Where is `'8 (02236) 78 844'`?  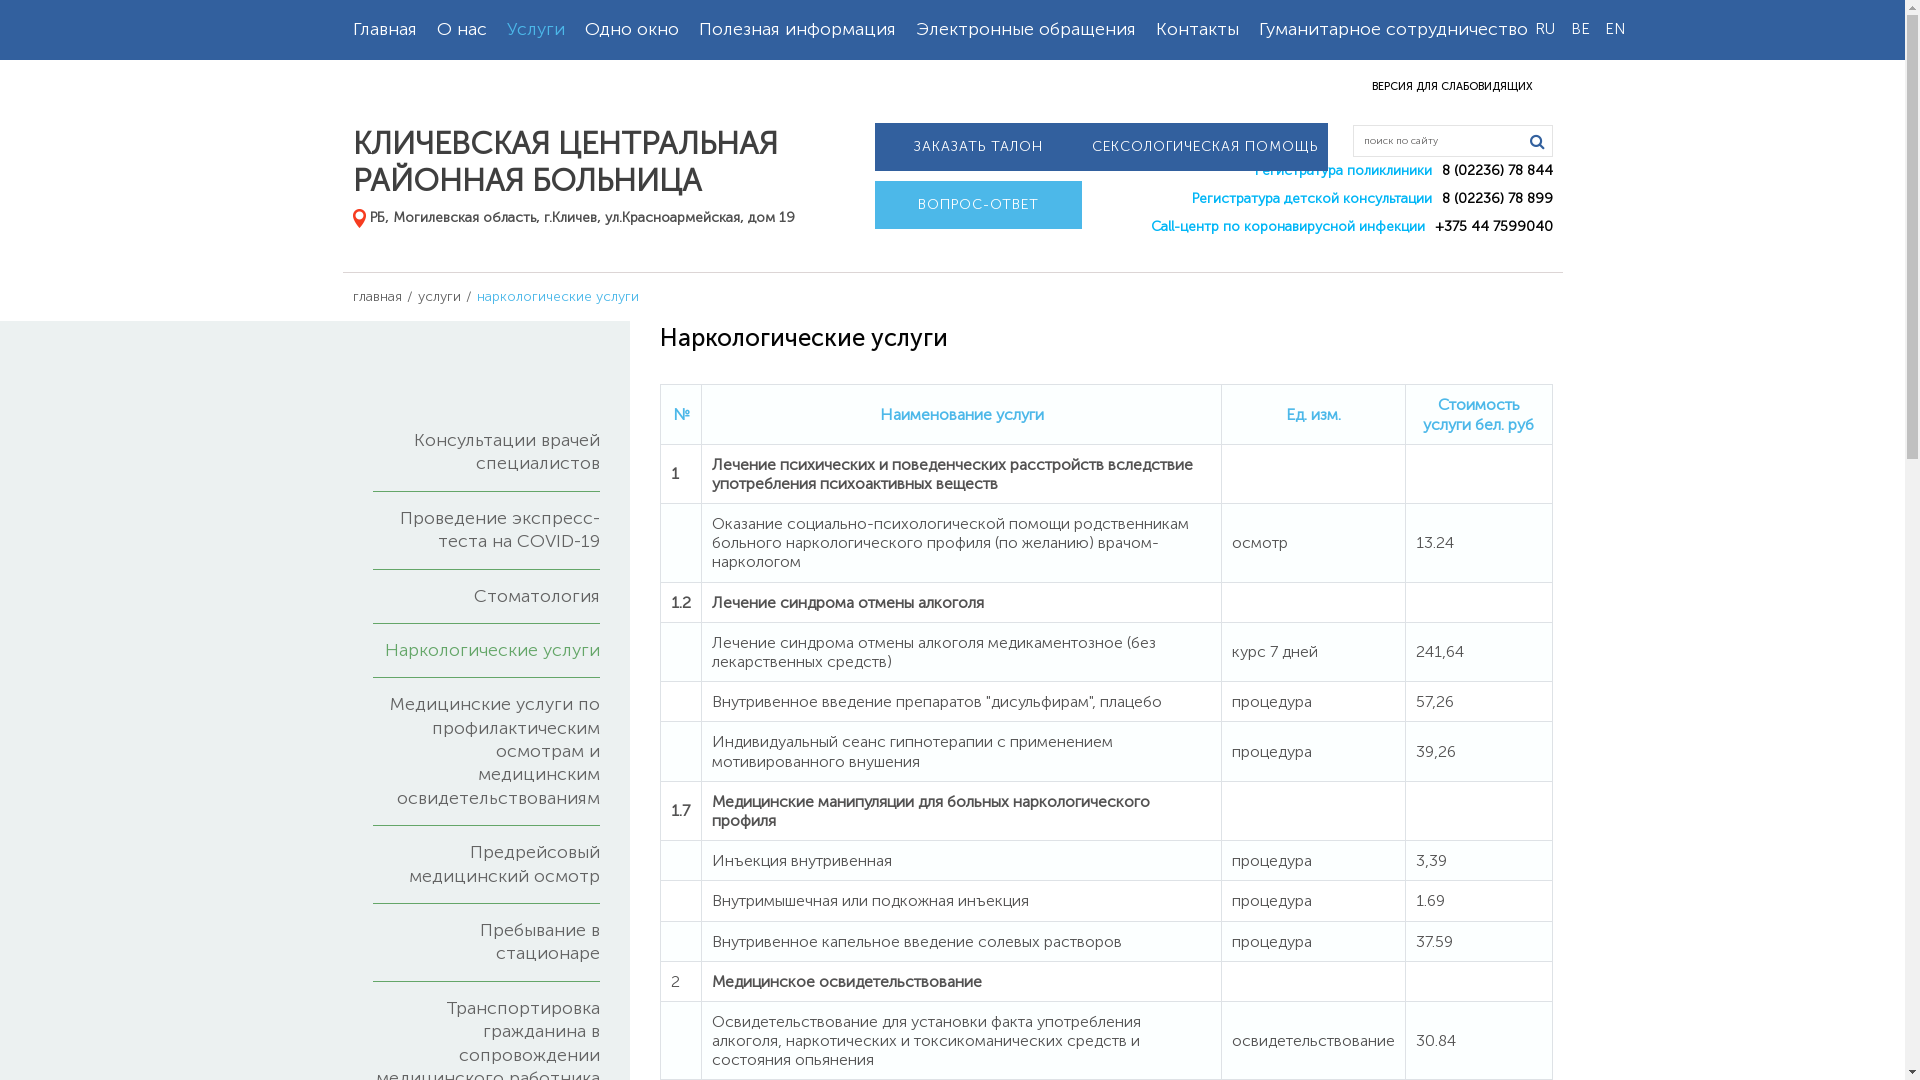
'8 (02236) 78 844' is located at coordinates (1497, 169).